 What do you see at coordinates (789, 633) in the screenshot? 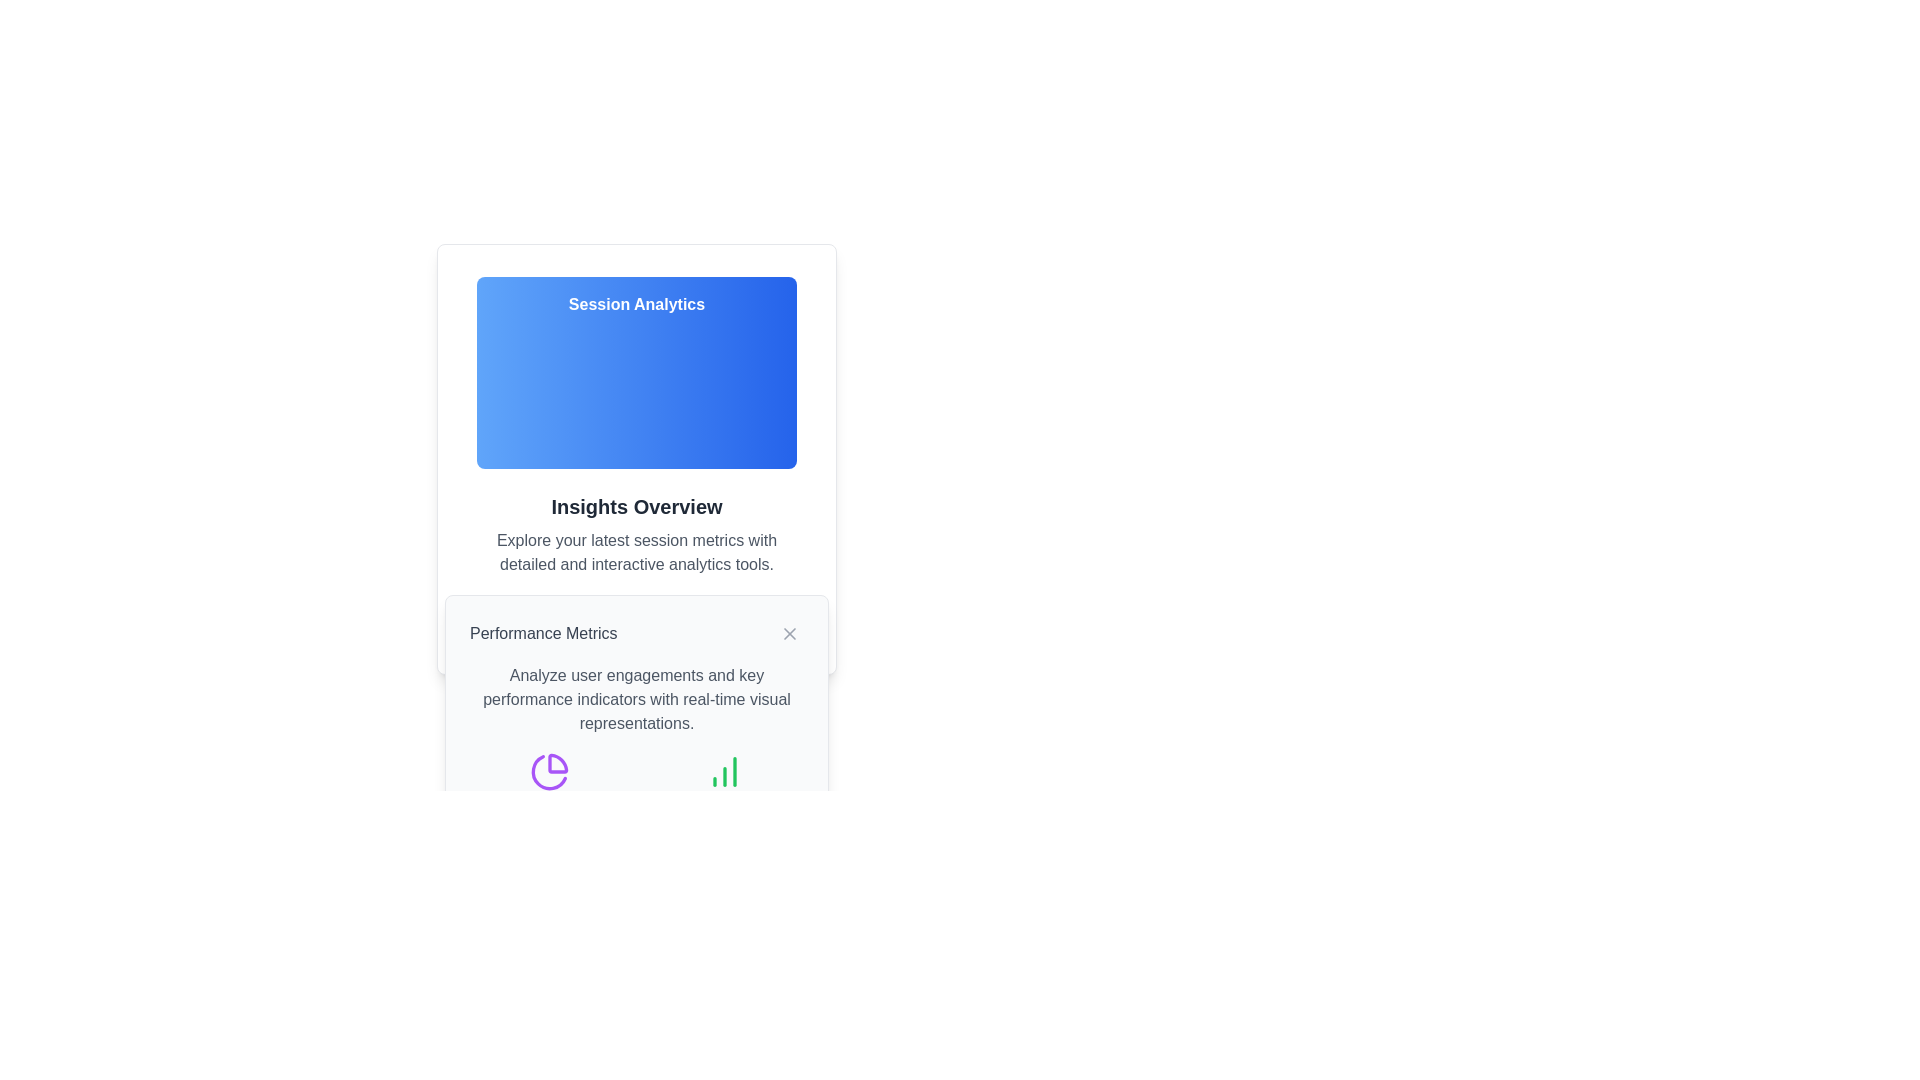
I see `the 'X' shaped icon in the upper-right corner of the 'Performance Metrics' section` at bounding box center [789, 633].